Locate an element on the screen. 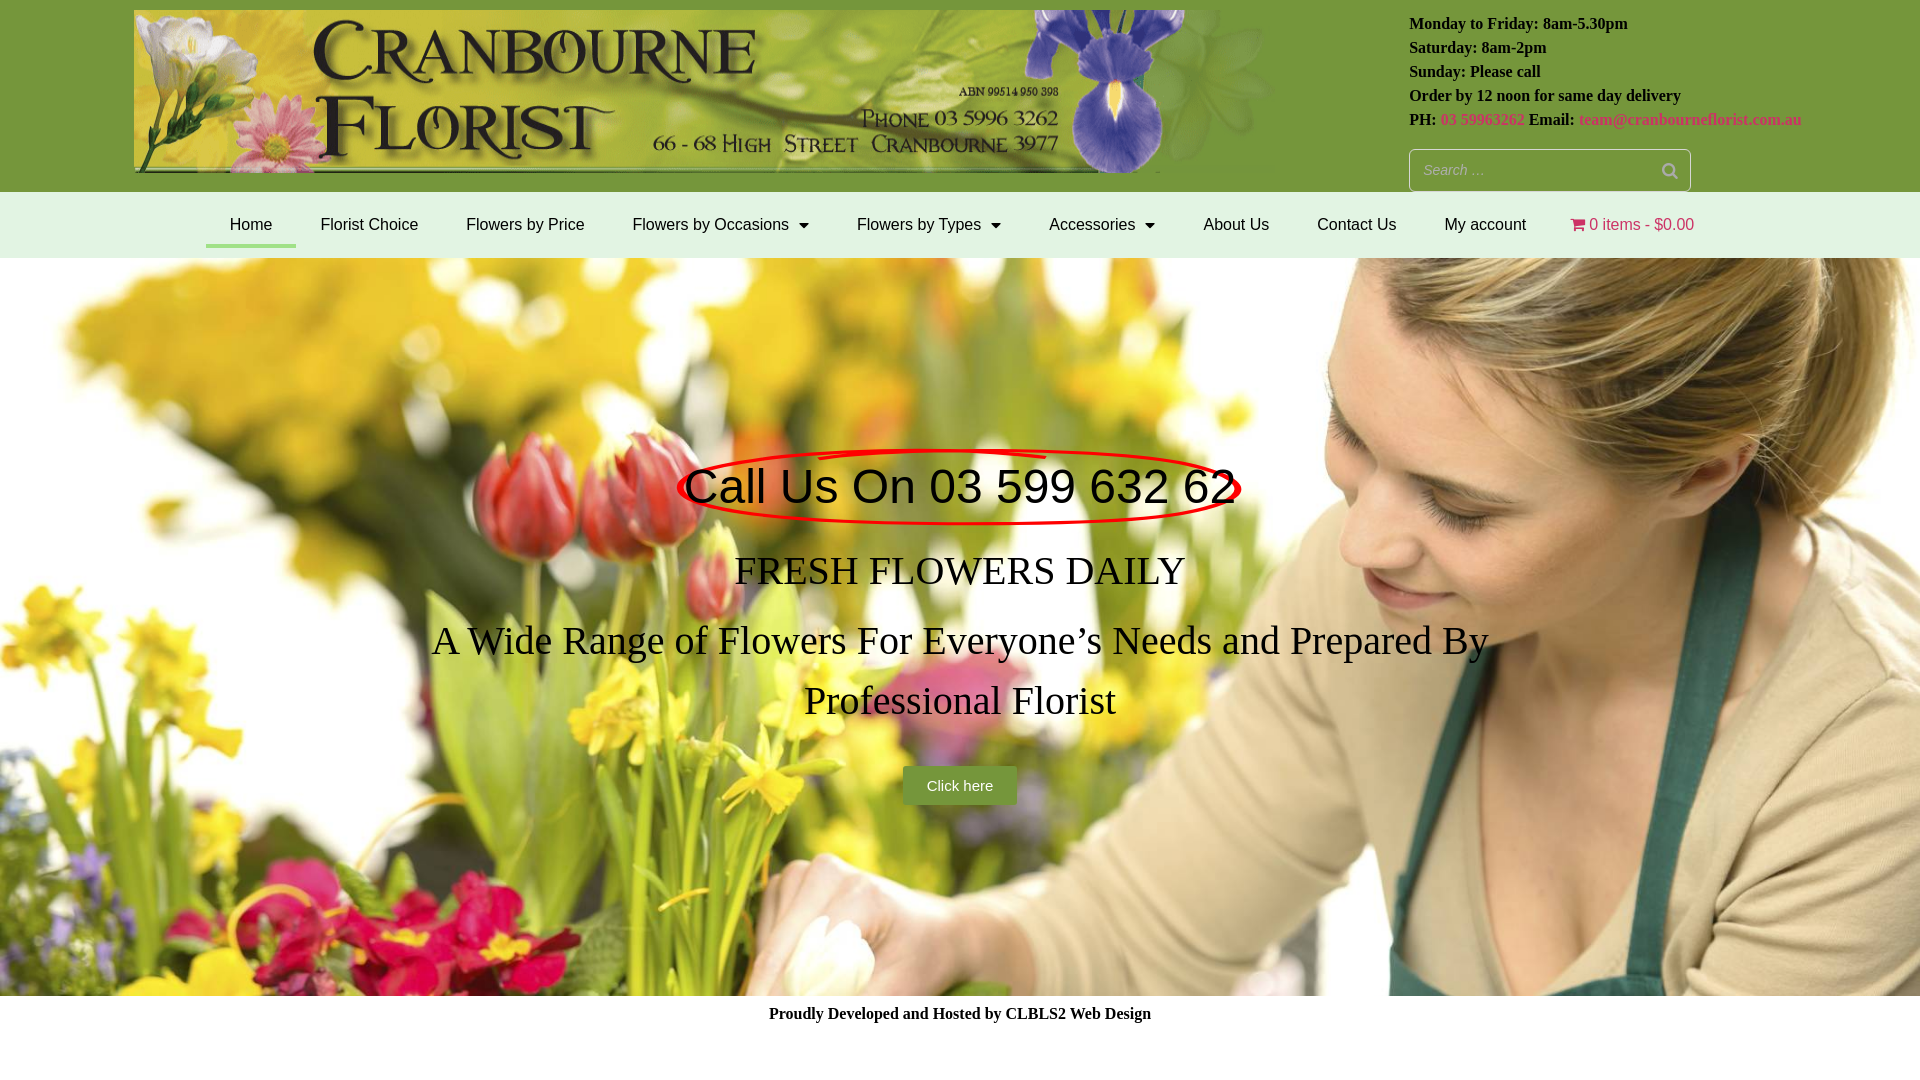 The width and height of the screenshot is (1920, 1080). 'My account' is located at coordinates (1484, 224).